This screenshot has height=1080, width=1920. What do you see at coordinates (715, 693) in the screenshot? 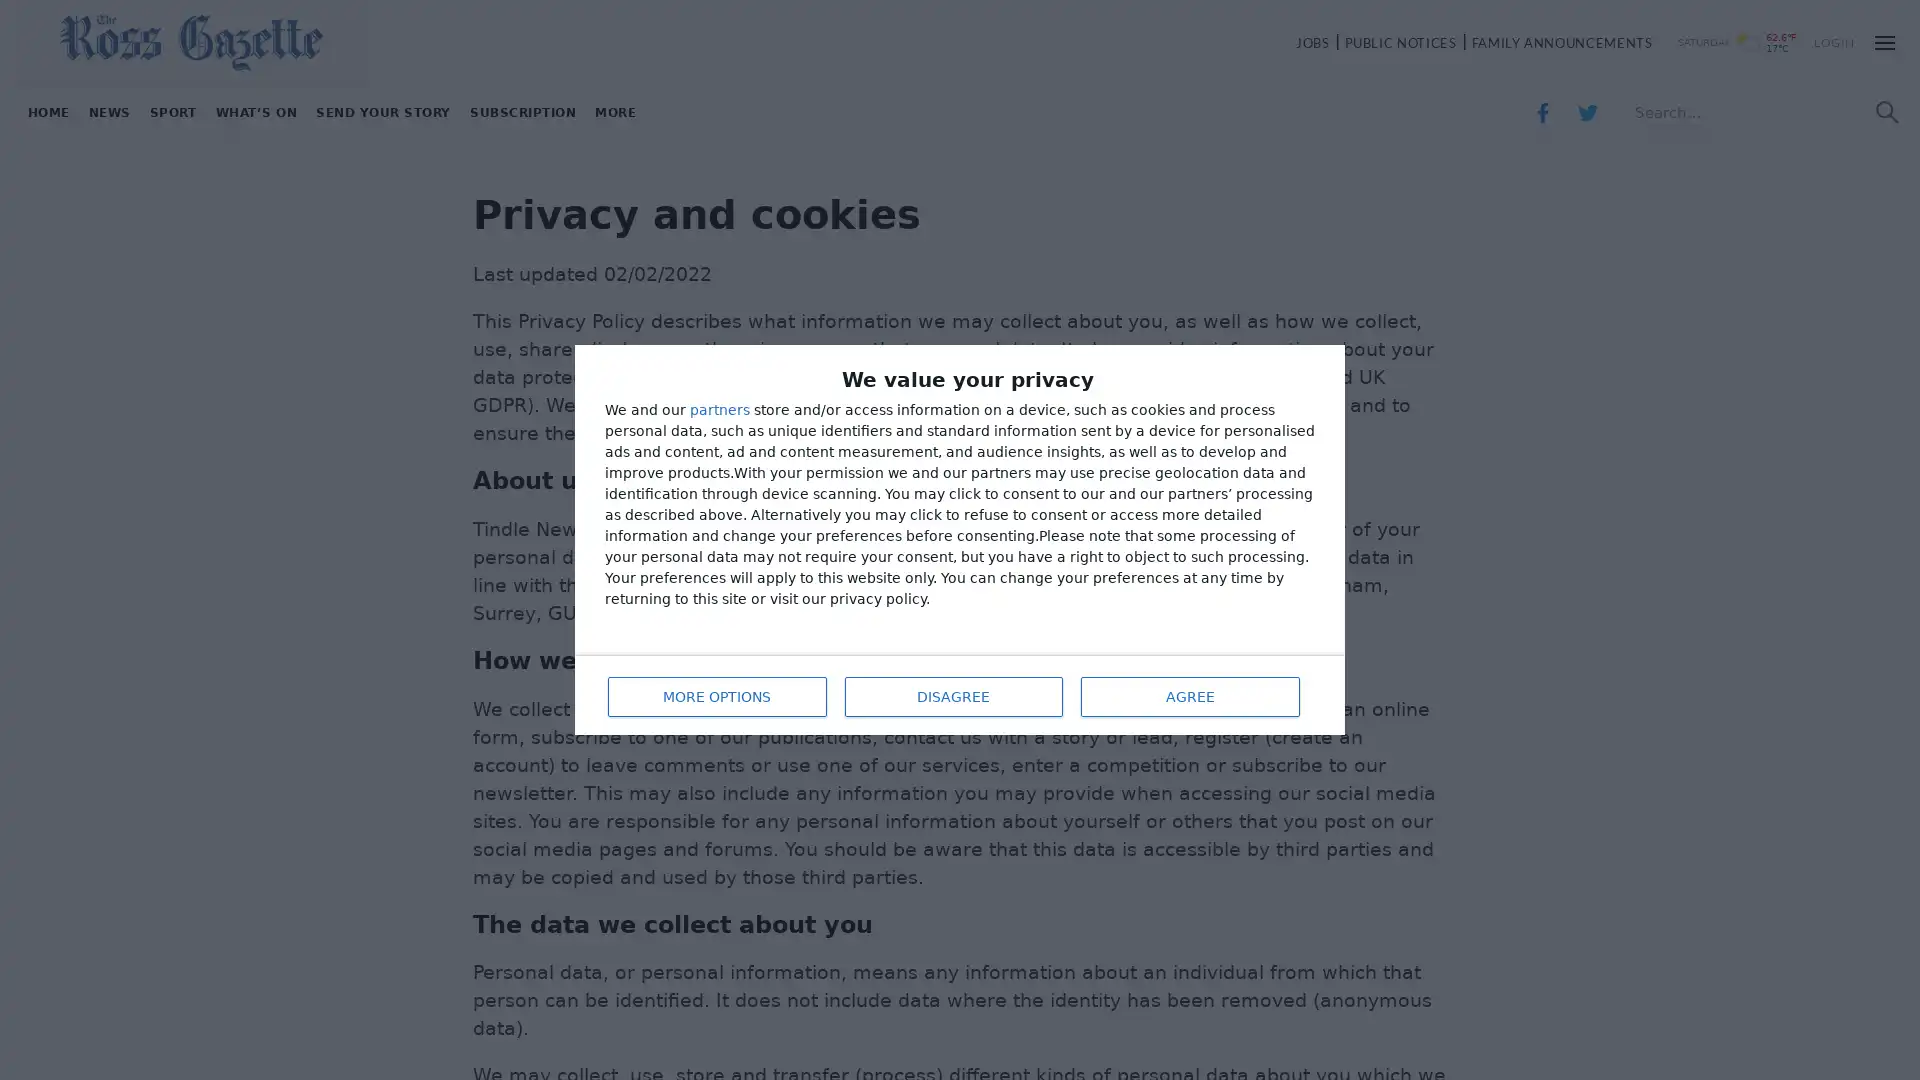
I see `MORE OPTIONS` at bounding box center [715, 693].